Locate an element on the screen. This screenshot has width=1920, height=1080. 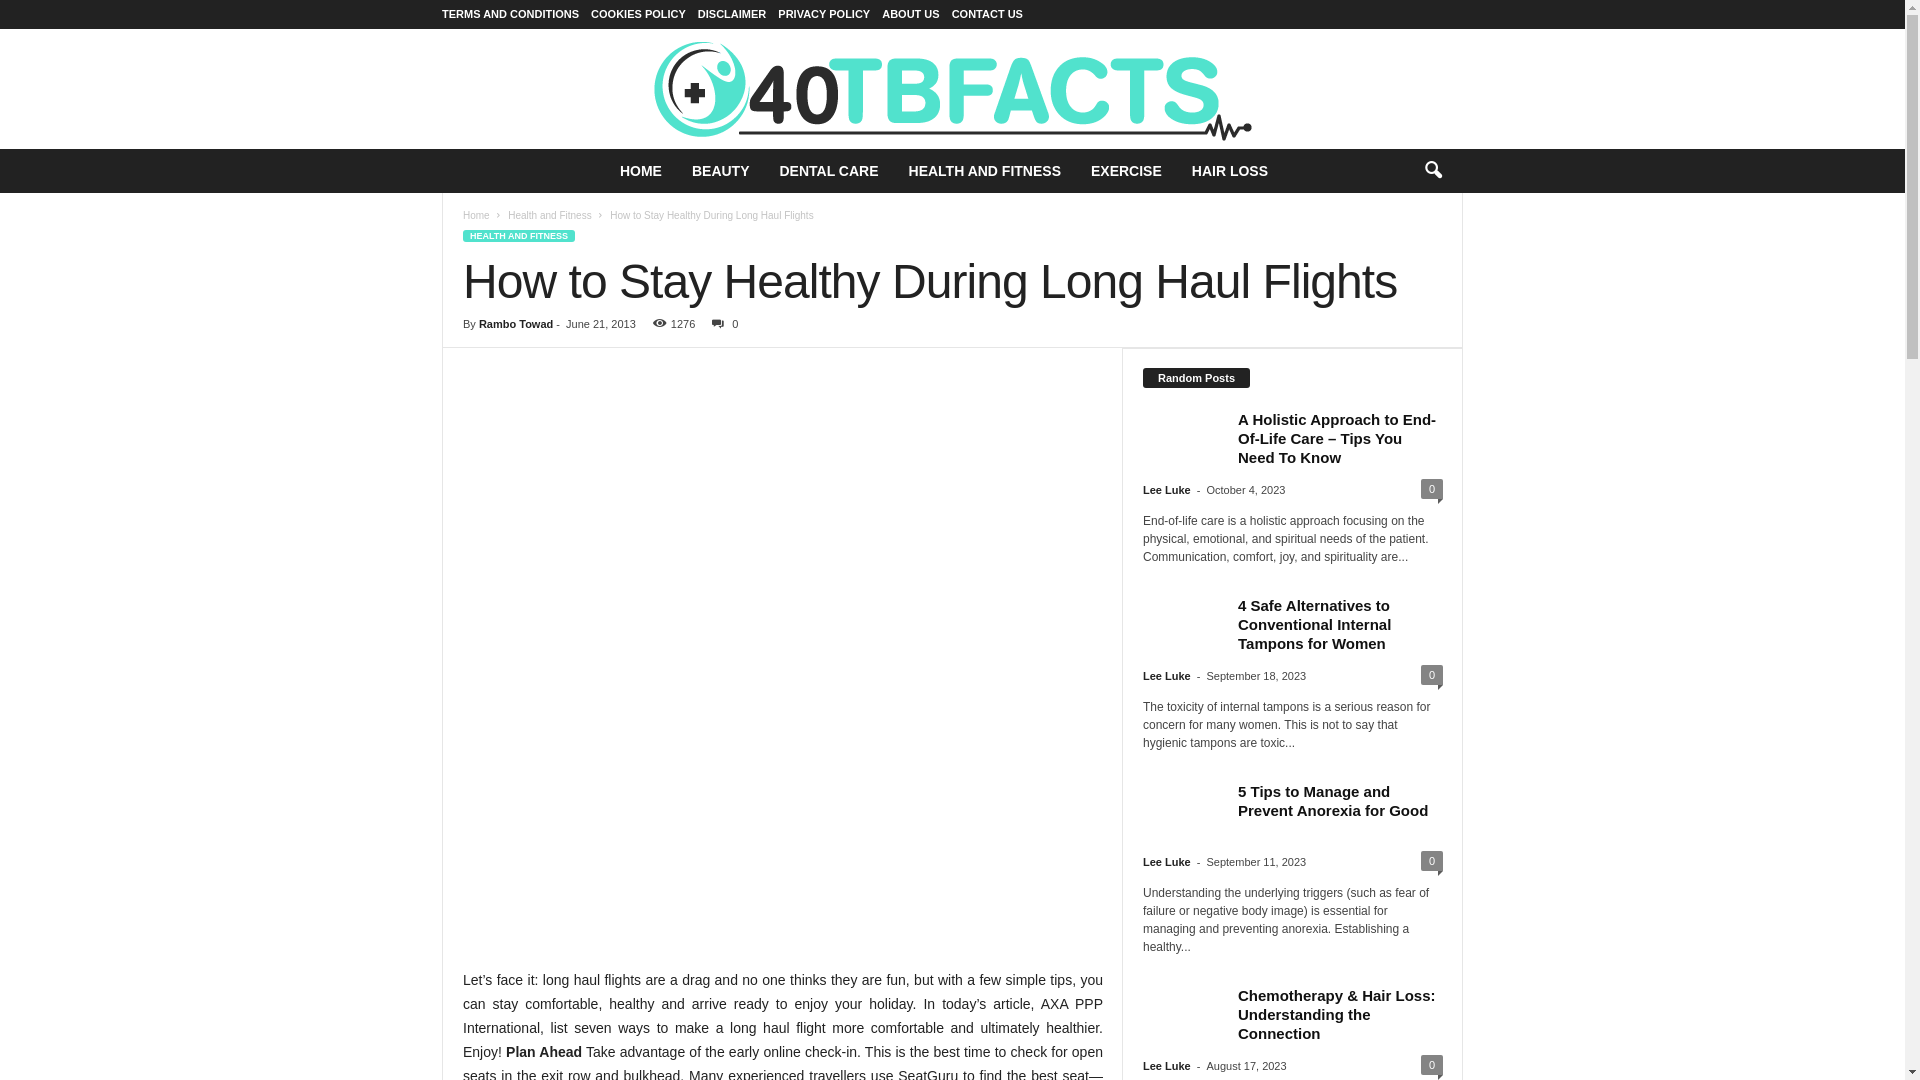
'COOKIES POLICY' is located at coordinates (637, 14).